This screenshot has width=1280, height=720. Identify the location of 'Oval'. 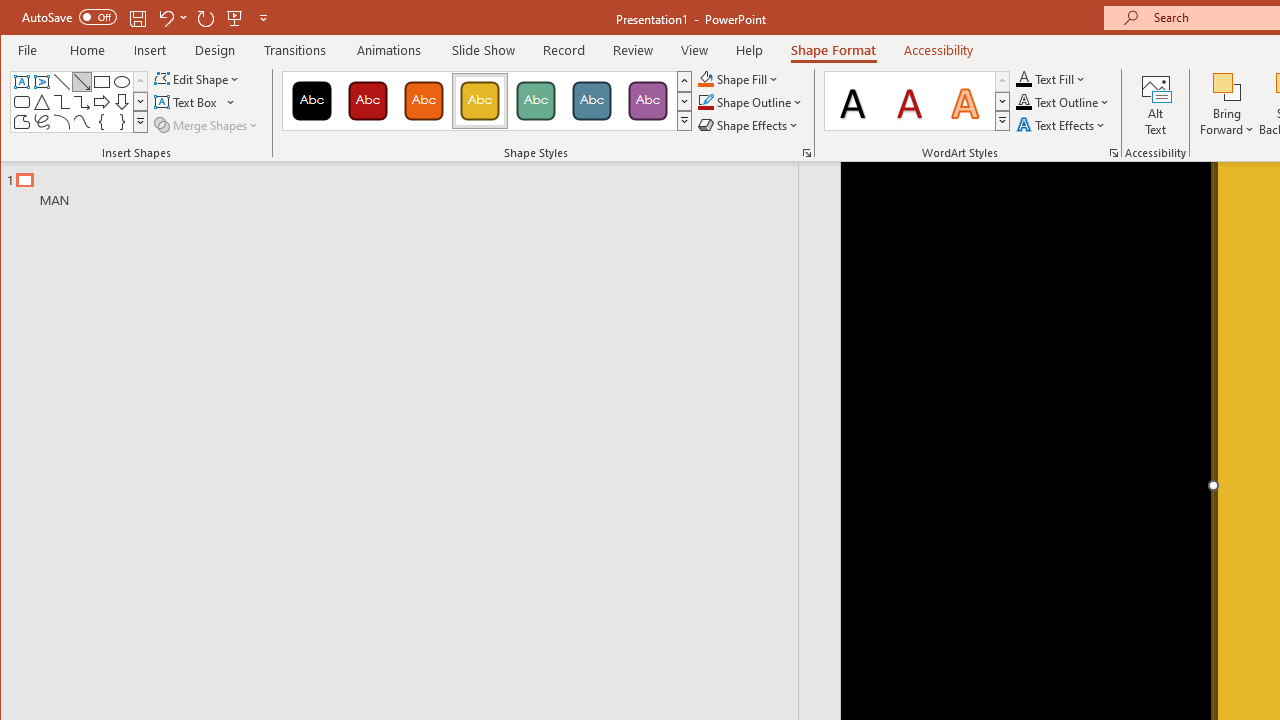
(121, 81).